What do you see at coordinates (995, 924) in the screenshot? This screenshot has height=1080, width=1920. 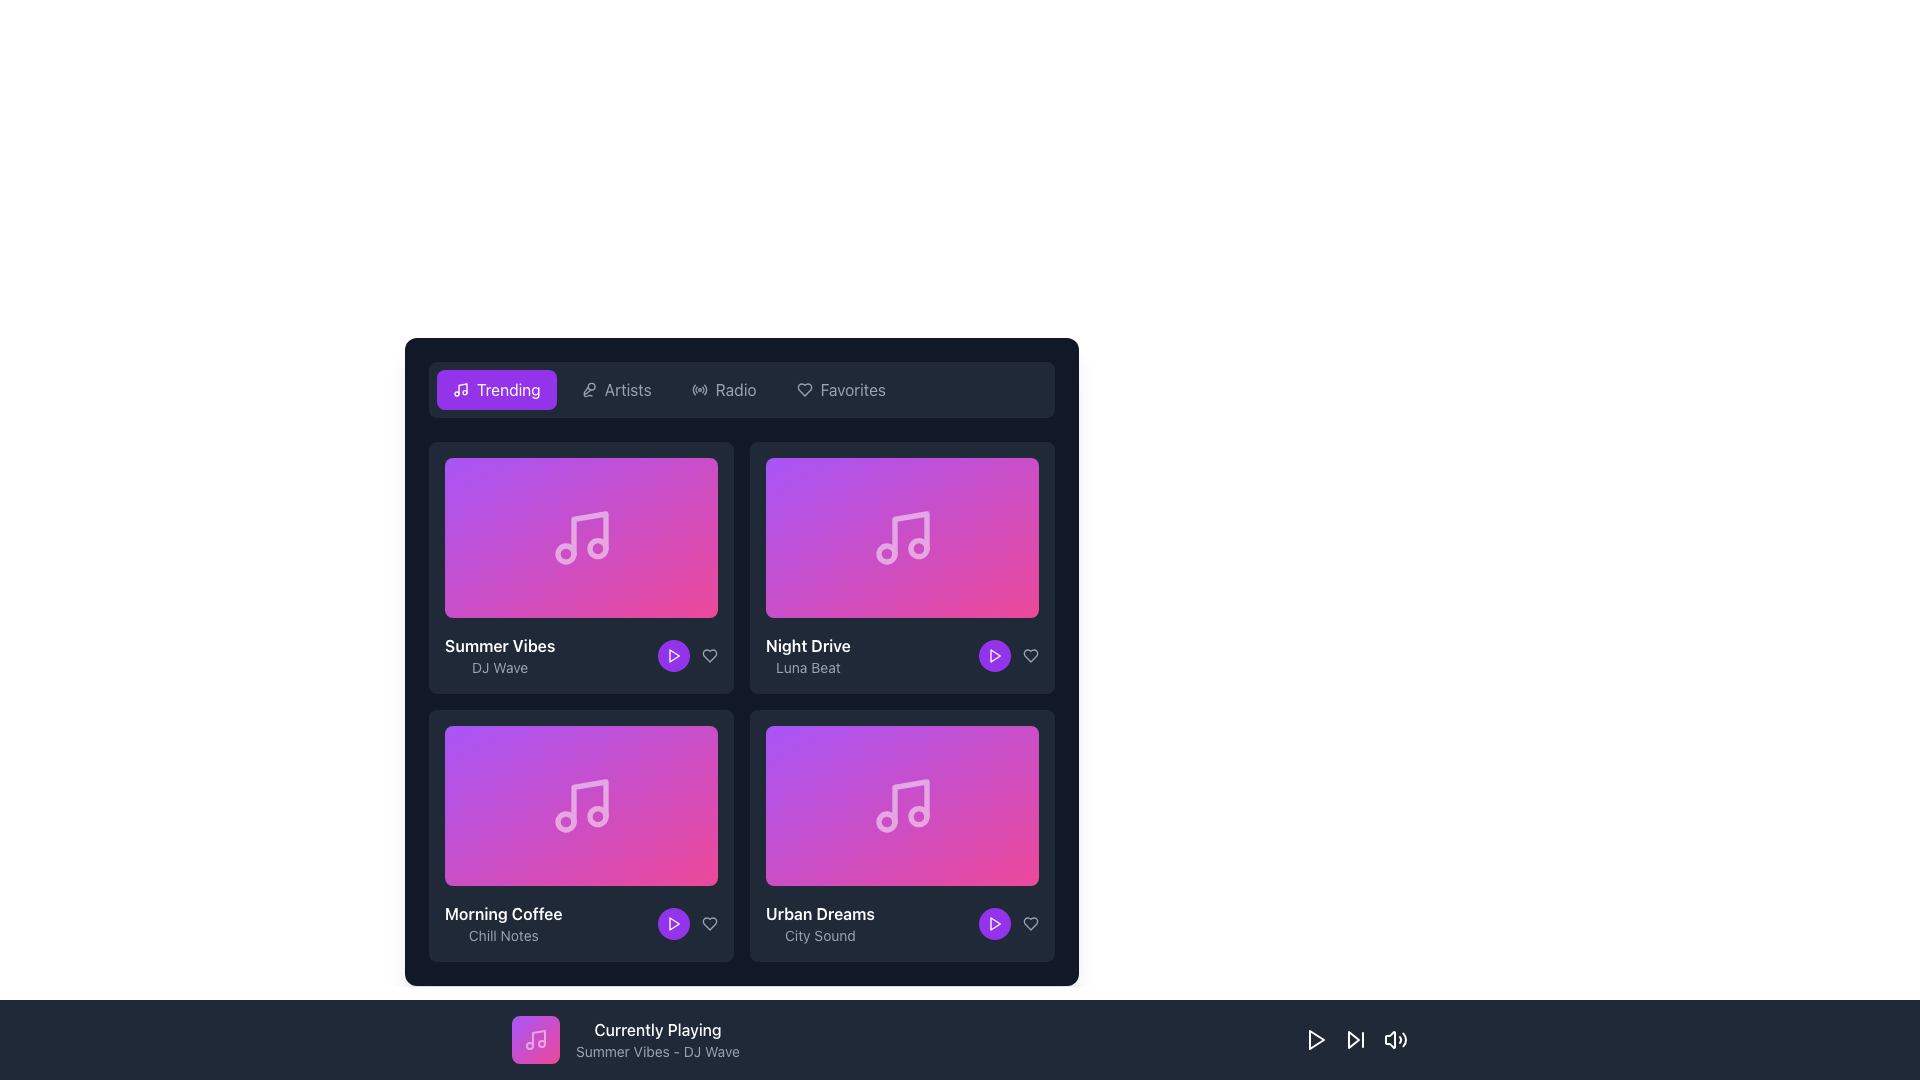 I see `the play button located at the bottom right corner of the 'Urban Dreams' tile` at bounding box center [995, 924].